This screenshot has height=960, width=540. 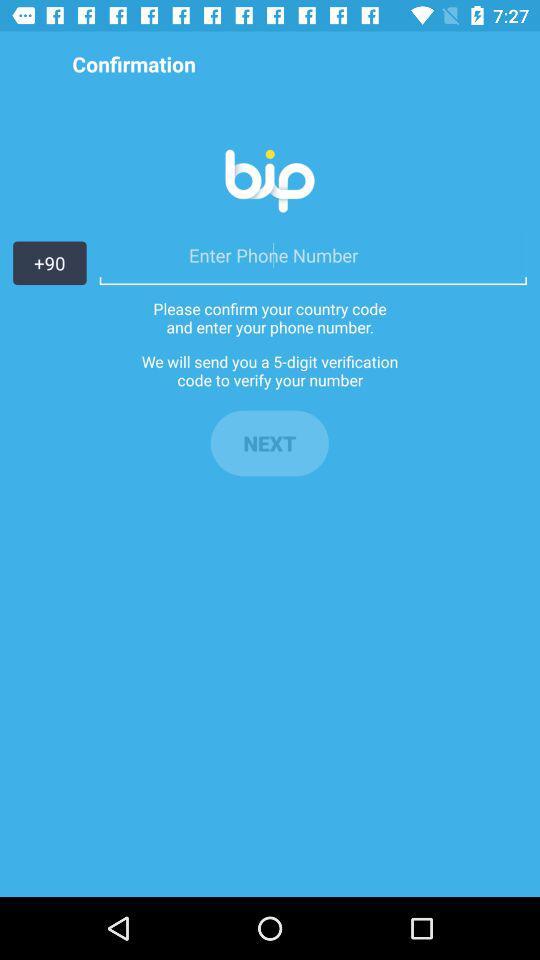 What do you see at coordinates (269, 443) in the screenshot?
I see `item below the we will send icon` at bounding box center [269, 443].